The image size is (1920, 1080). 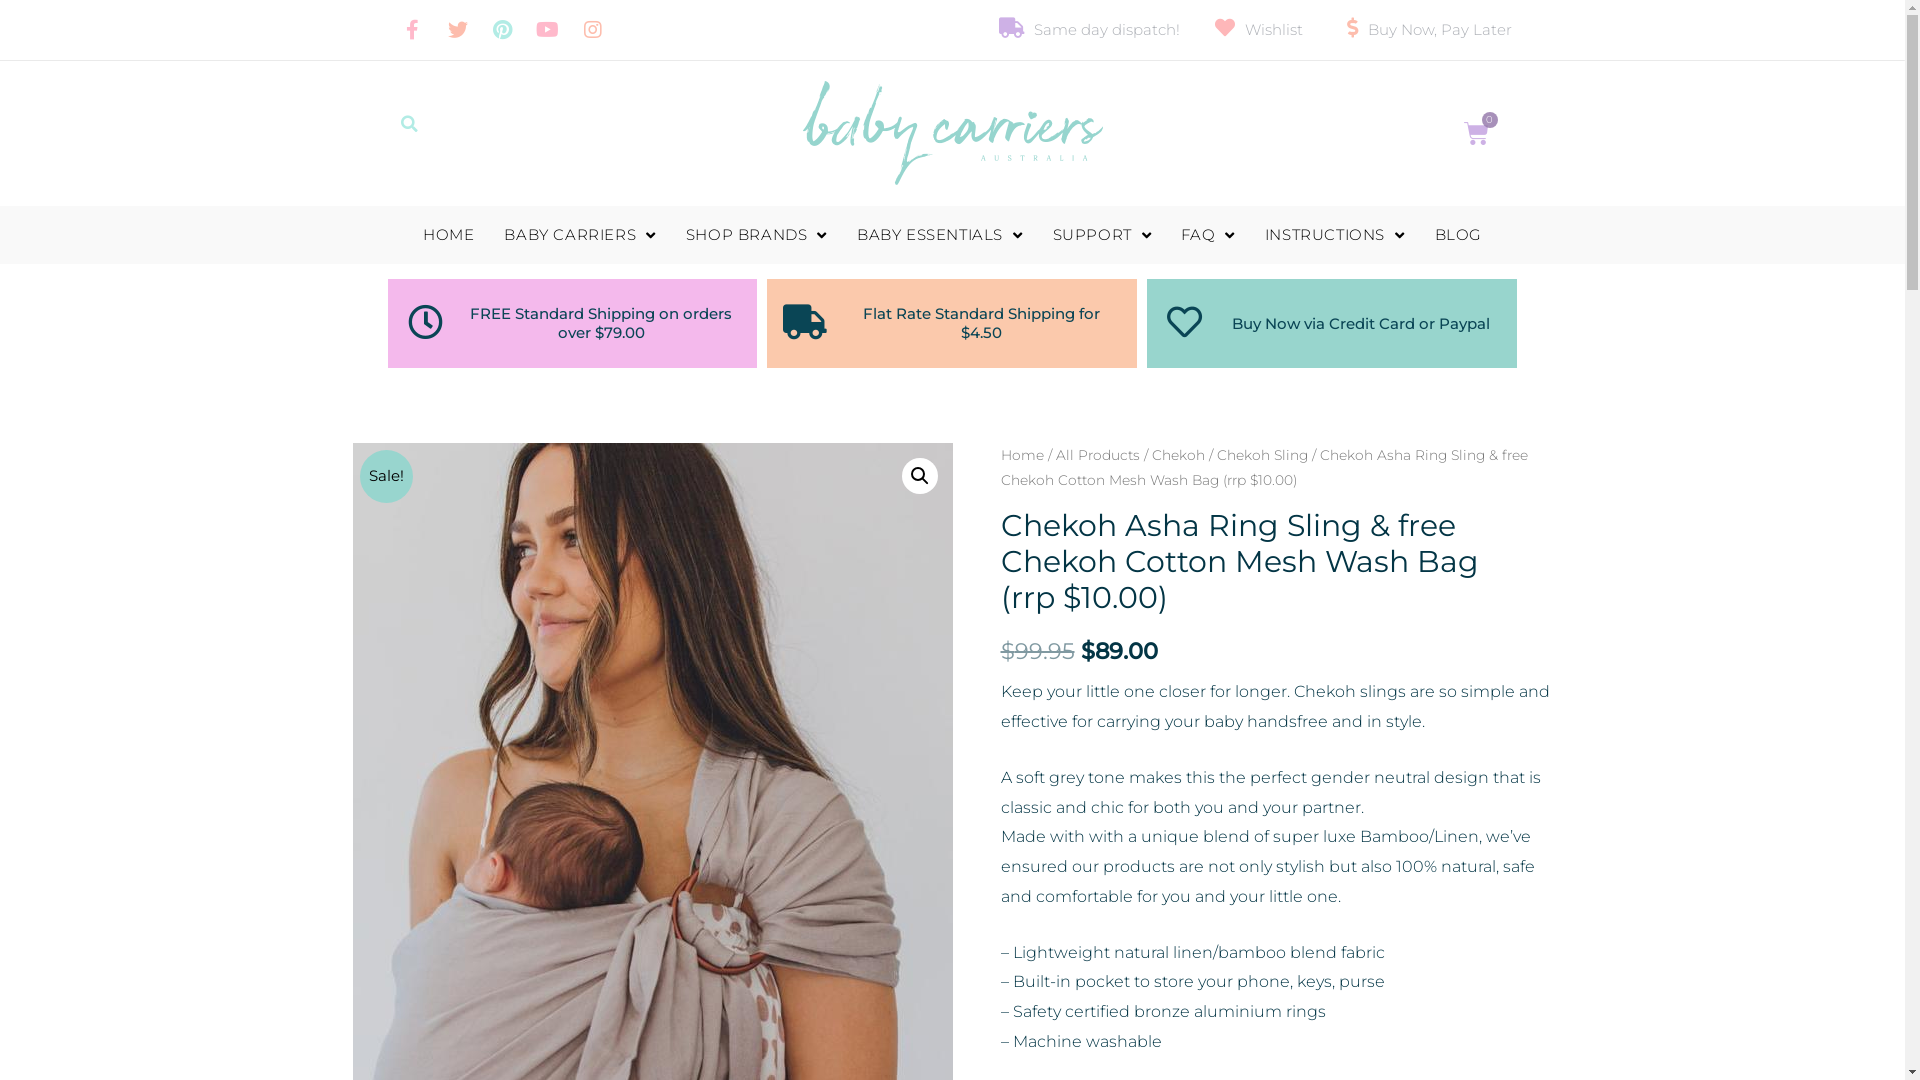 I want to click on 'FAQ', so click(x=1206, y=234).